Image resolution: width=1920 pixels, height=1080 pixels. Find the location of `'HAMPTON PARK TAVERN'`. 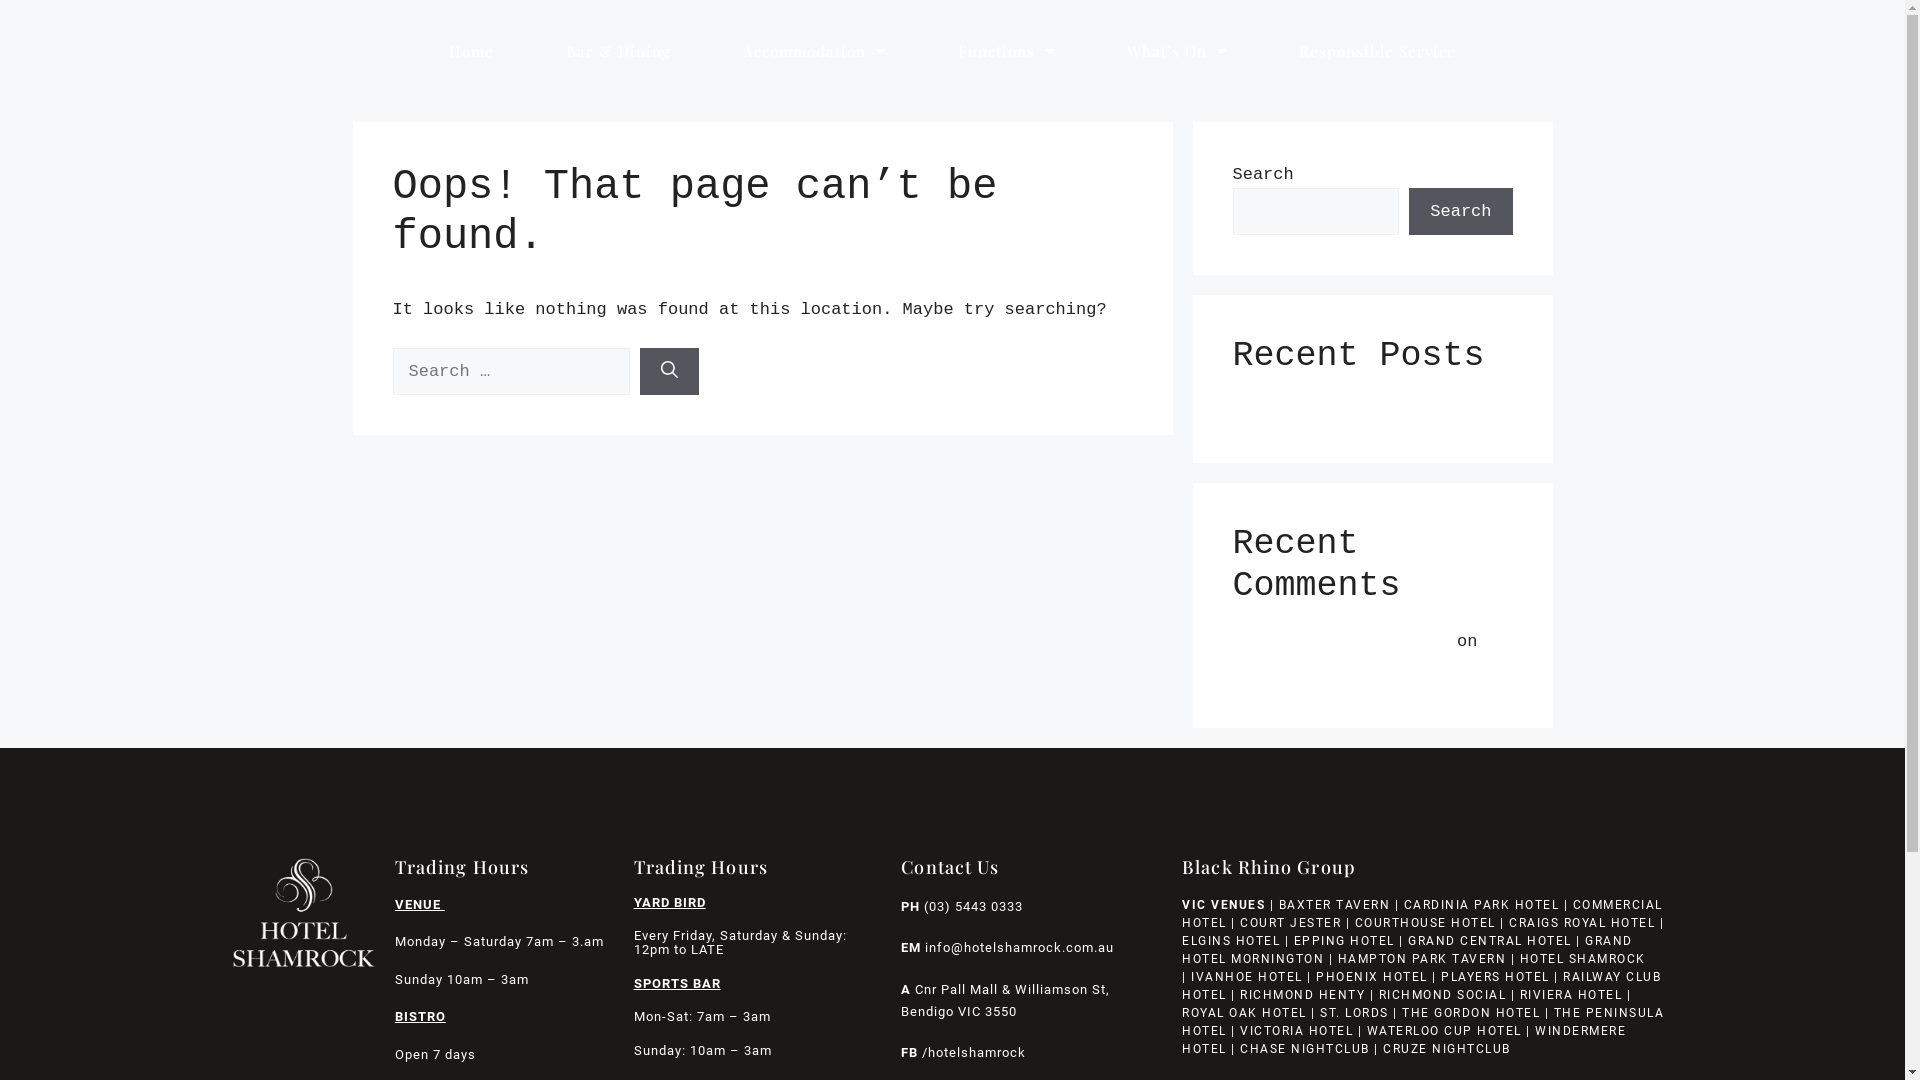

'HAMPTON PARK TAVERN' is located at coordinates (1421, 958).